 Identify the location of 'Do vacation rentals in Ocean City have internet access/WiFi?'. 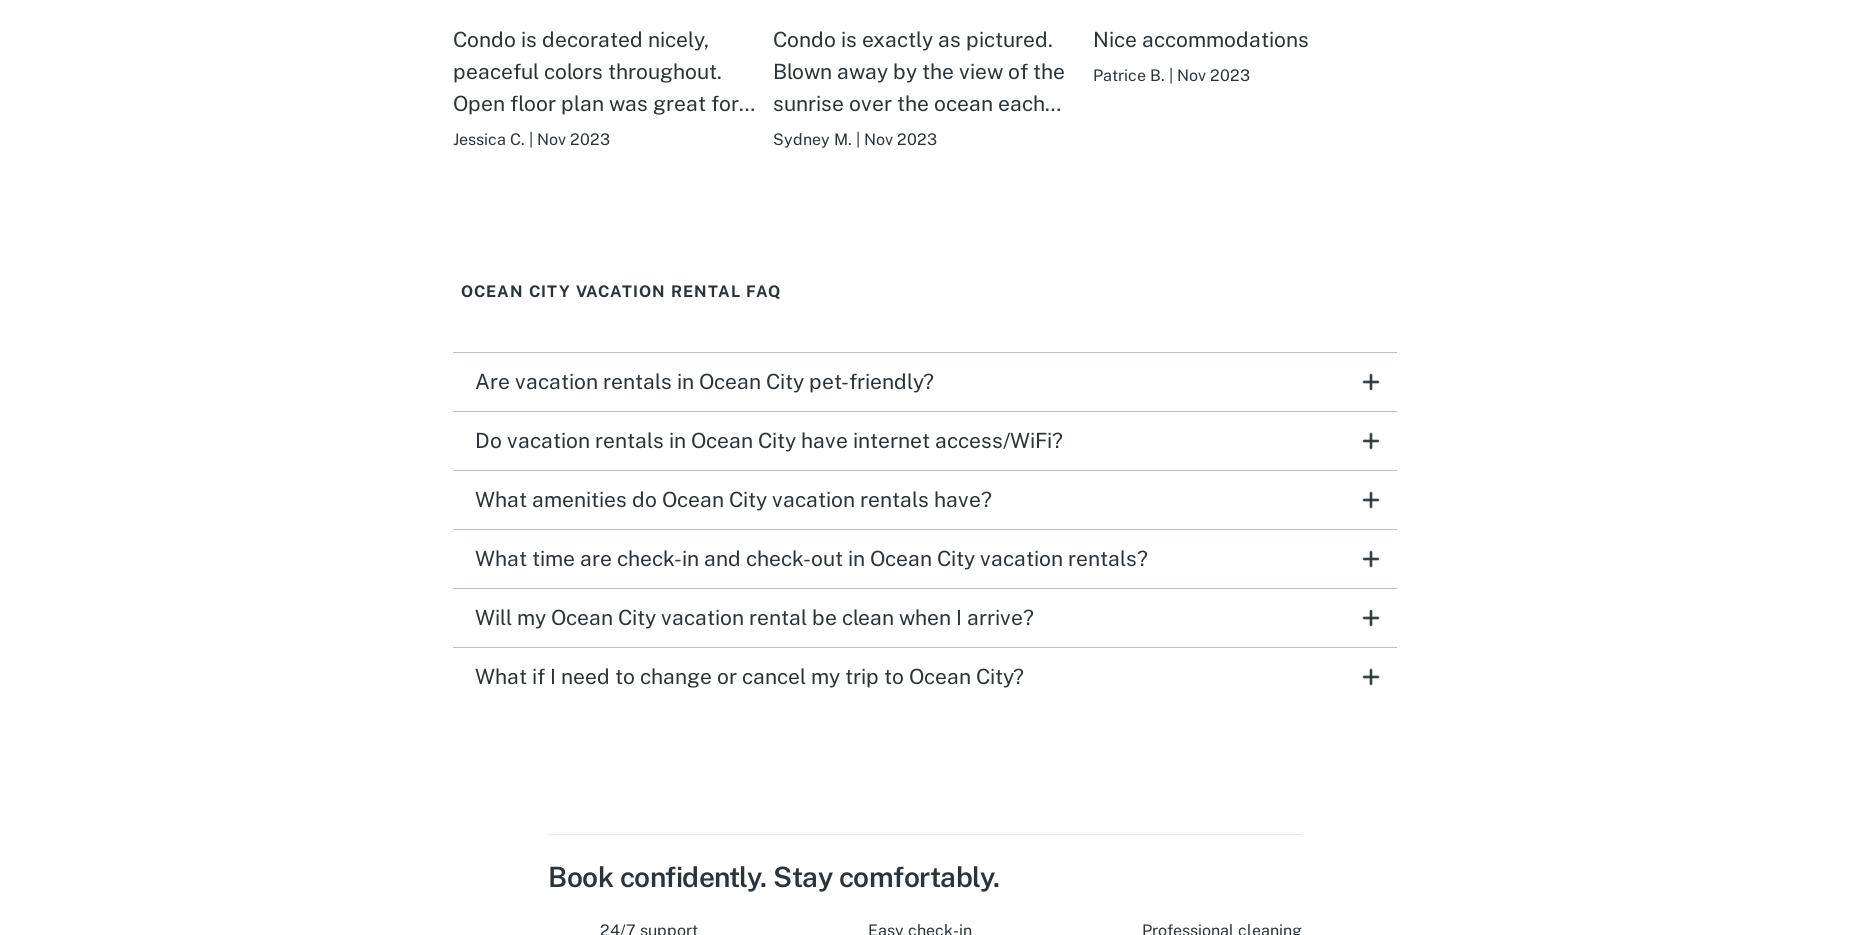
(475, 438).